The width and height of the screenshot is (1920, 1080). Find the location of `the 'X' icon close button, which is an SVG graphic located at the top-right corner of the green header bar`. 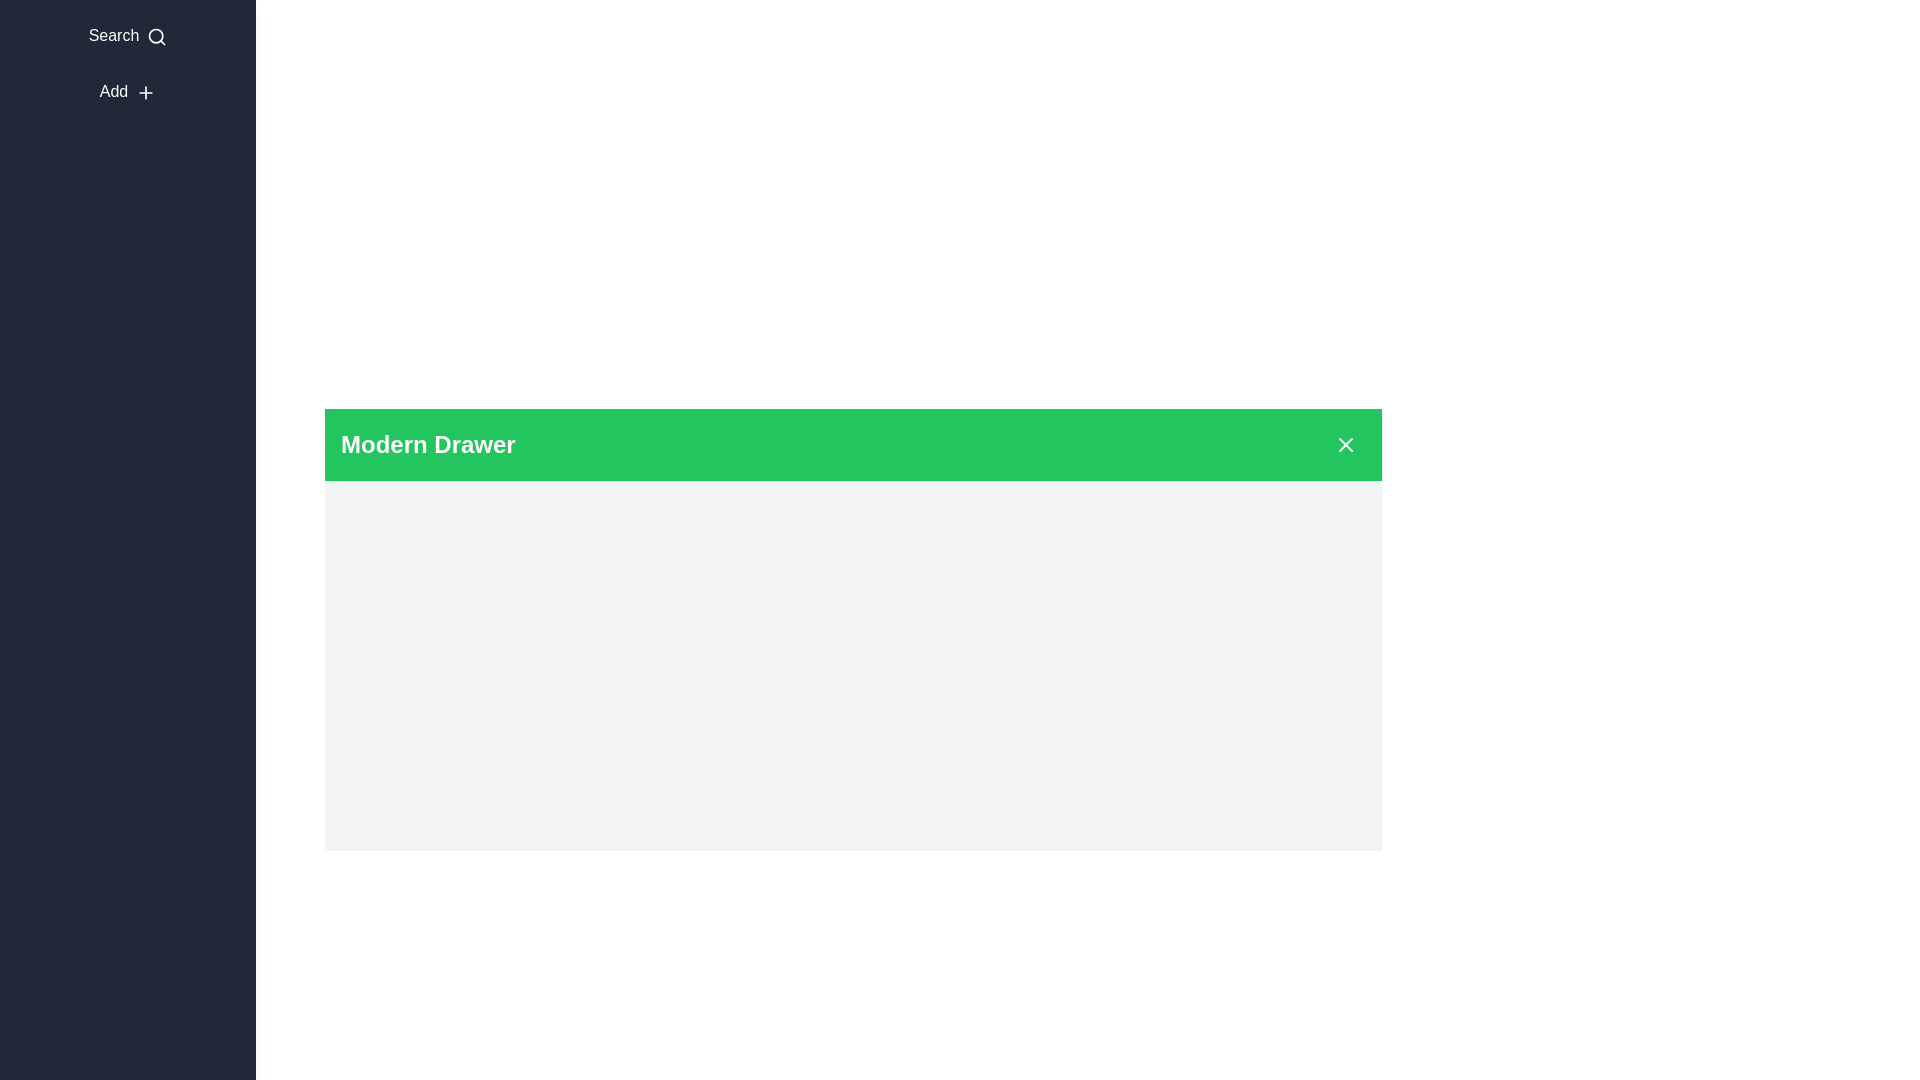

the 'X' icon close button, which is an SVG graphic located at the top-right corner of the green header bar is located at coordinates (1345, 443).